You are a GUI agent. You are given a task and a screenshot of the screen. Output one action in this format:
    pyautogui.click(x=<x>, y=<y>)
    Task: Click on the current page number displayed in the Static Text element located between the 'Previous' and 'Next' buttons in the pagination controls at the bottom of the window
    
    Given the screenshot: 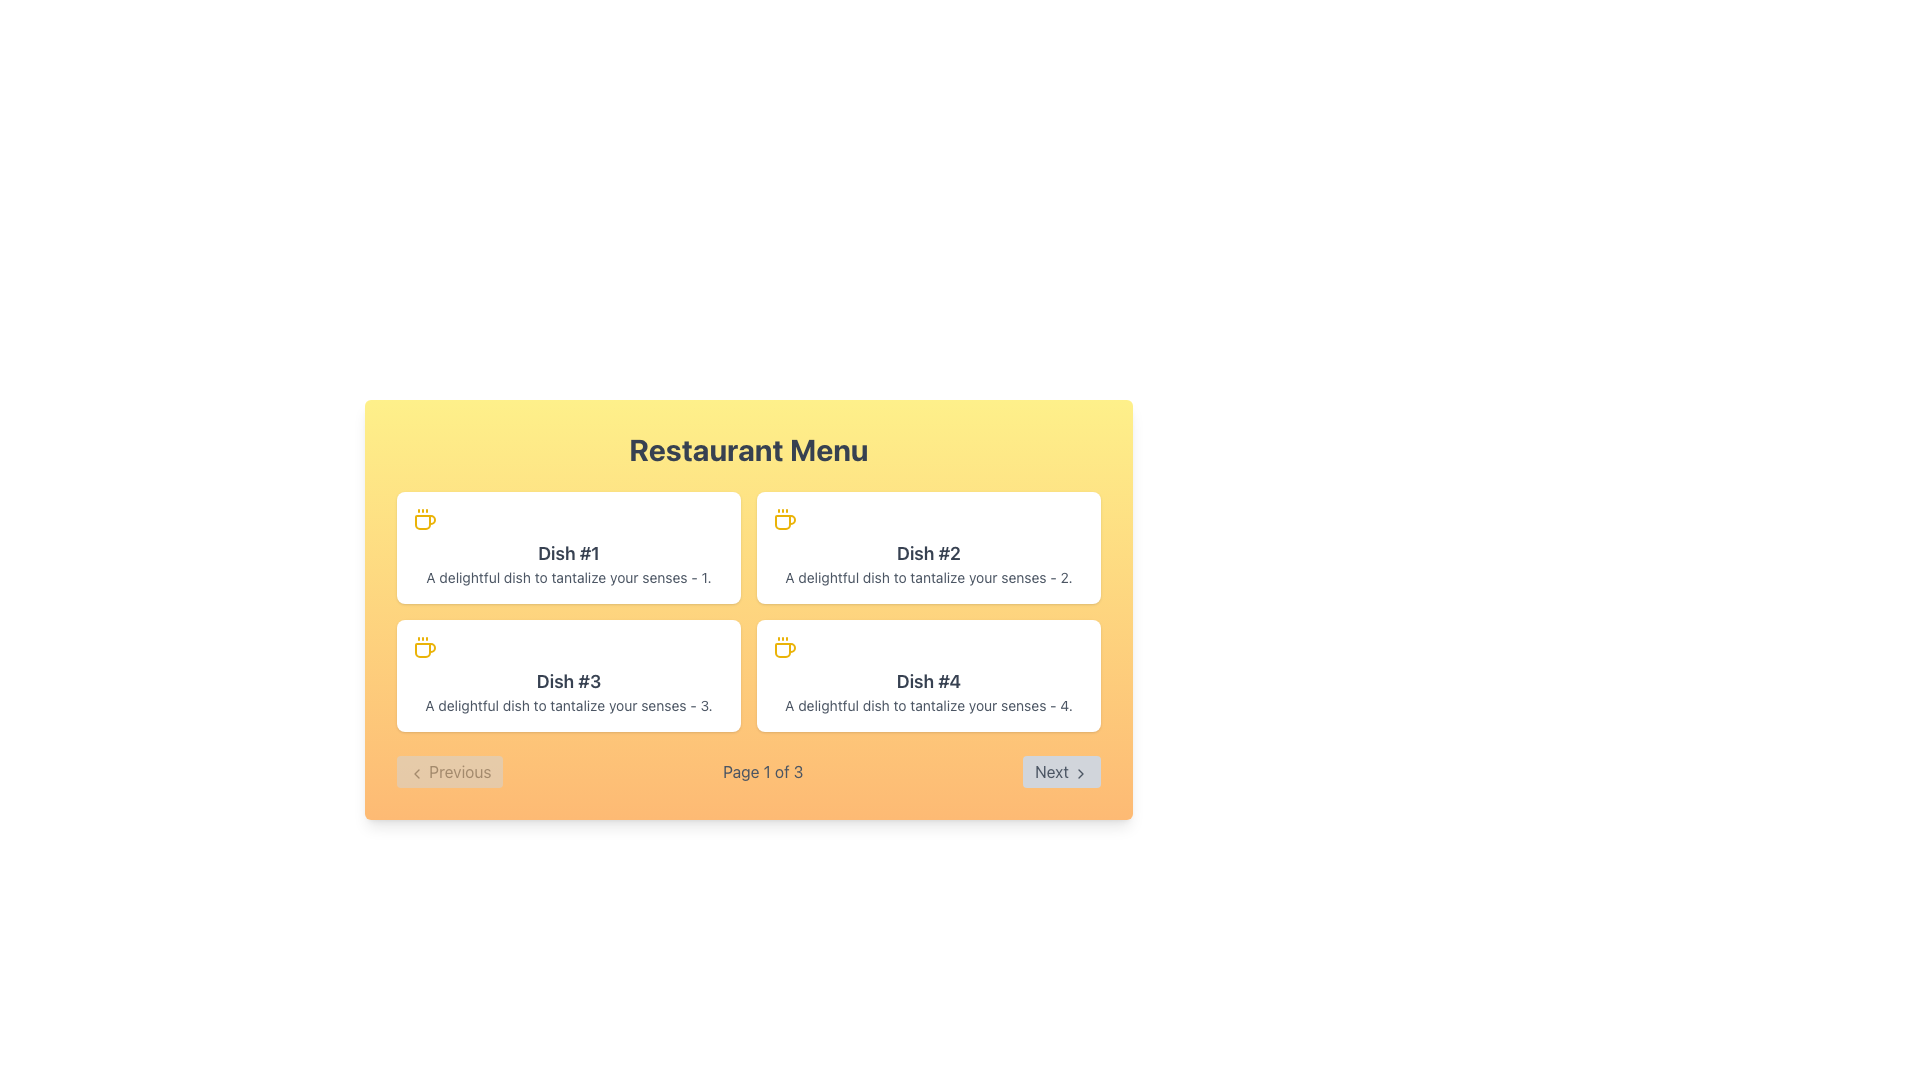 What is the action you would take?
    pyautogui.click(x=762, y=770)
    